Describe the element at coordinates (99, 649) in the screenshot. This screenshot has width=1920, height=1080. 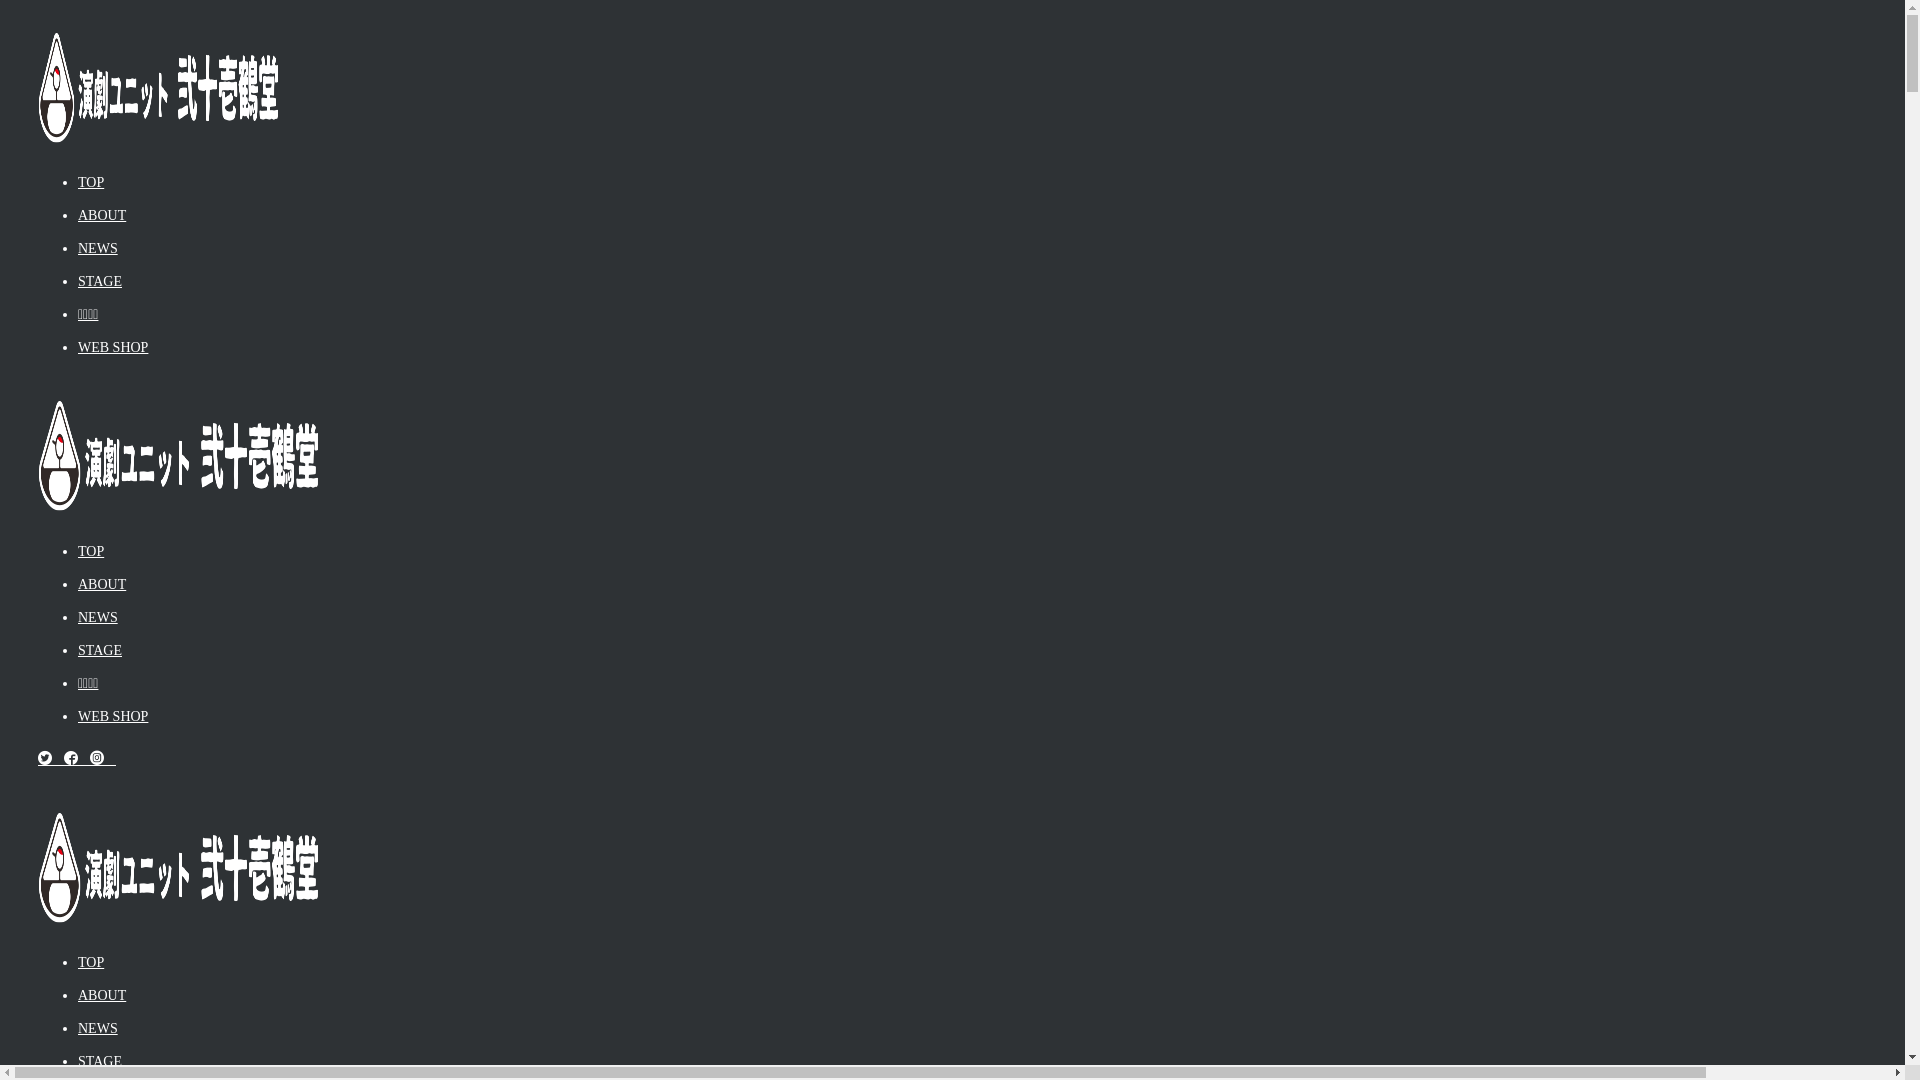
I see `'STAGE'` at that location.